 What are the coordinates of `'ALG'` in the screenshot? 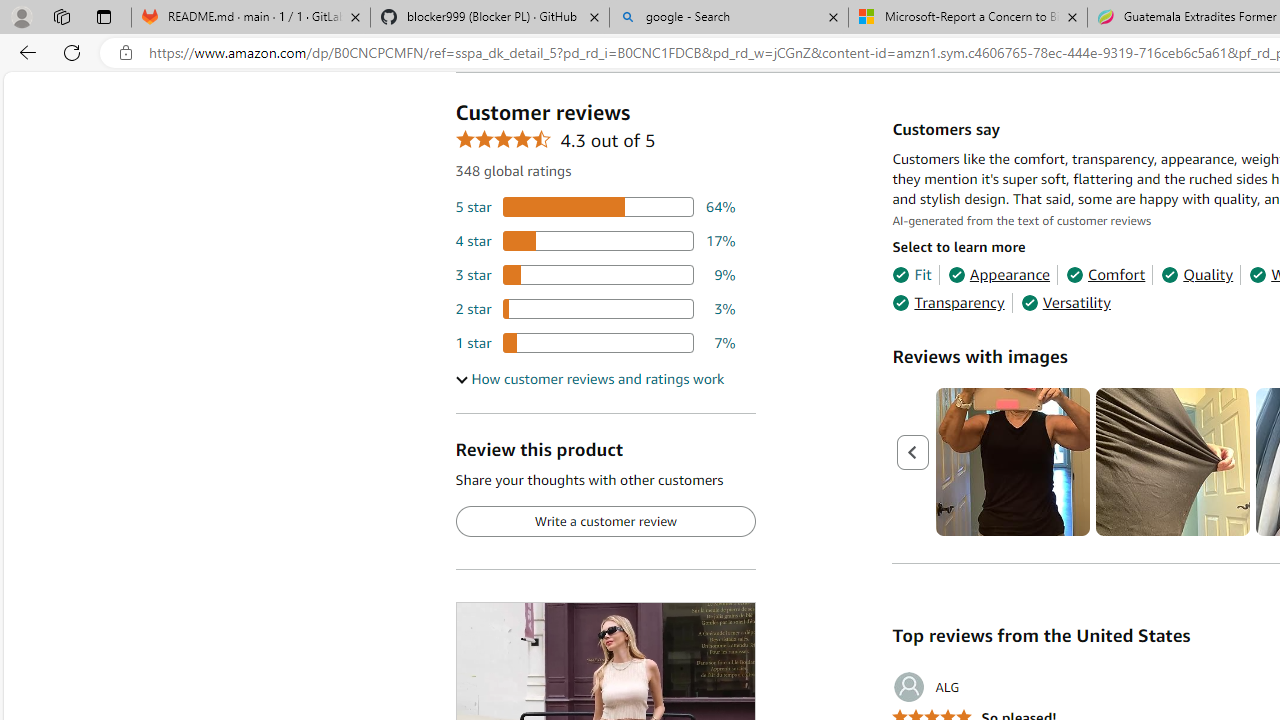 It's located at (925, 686).